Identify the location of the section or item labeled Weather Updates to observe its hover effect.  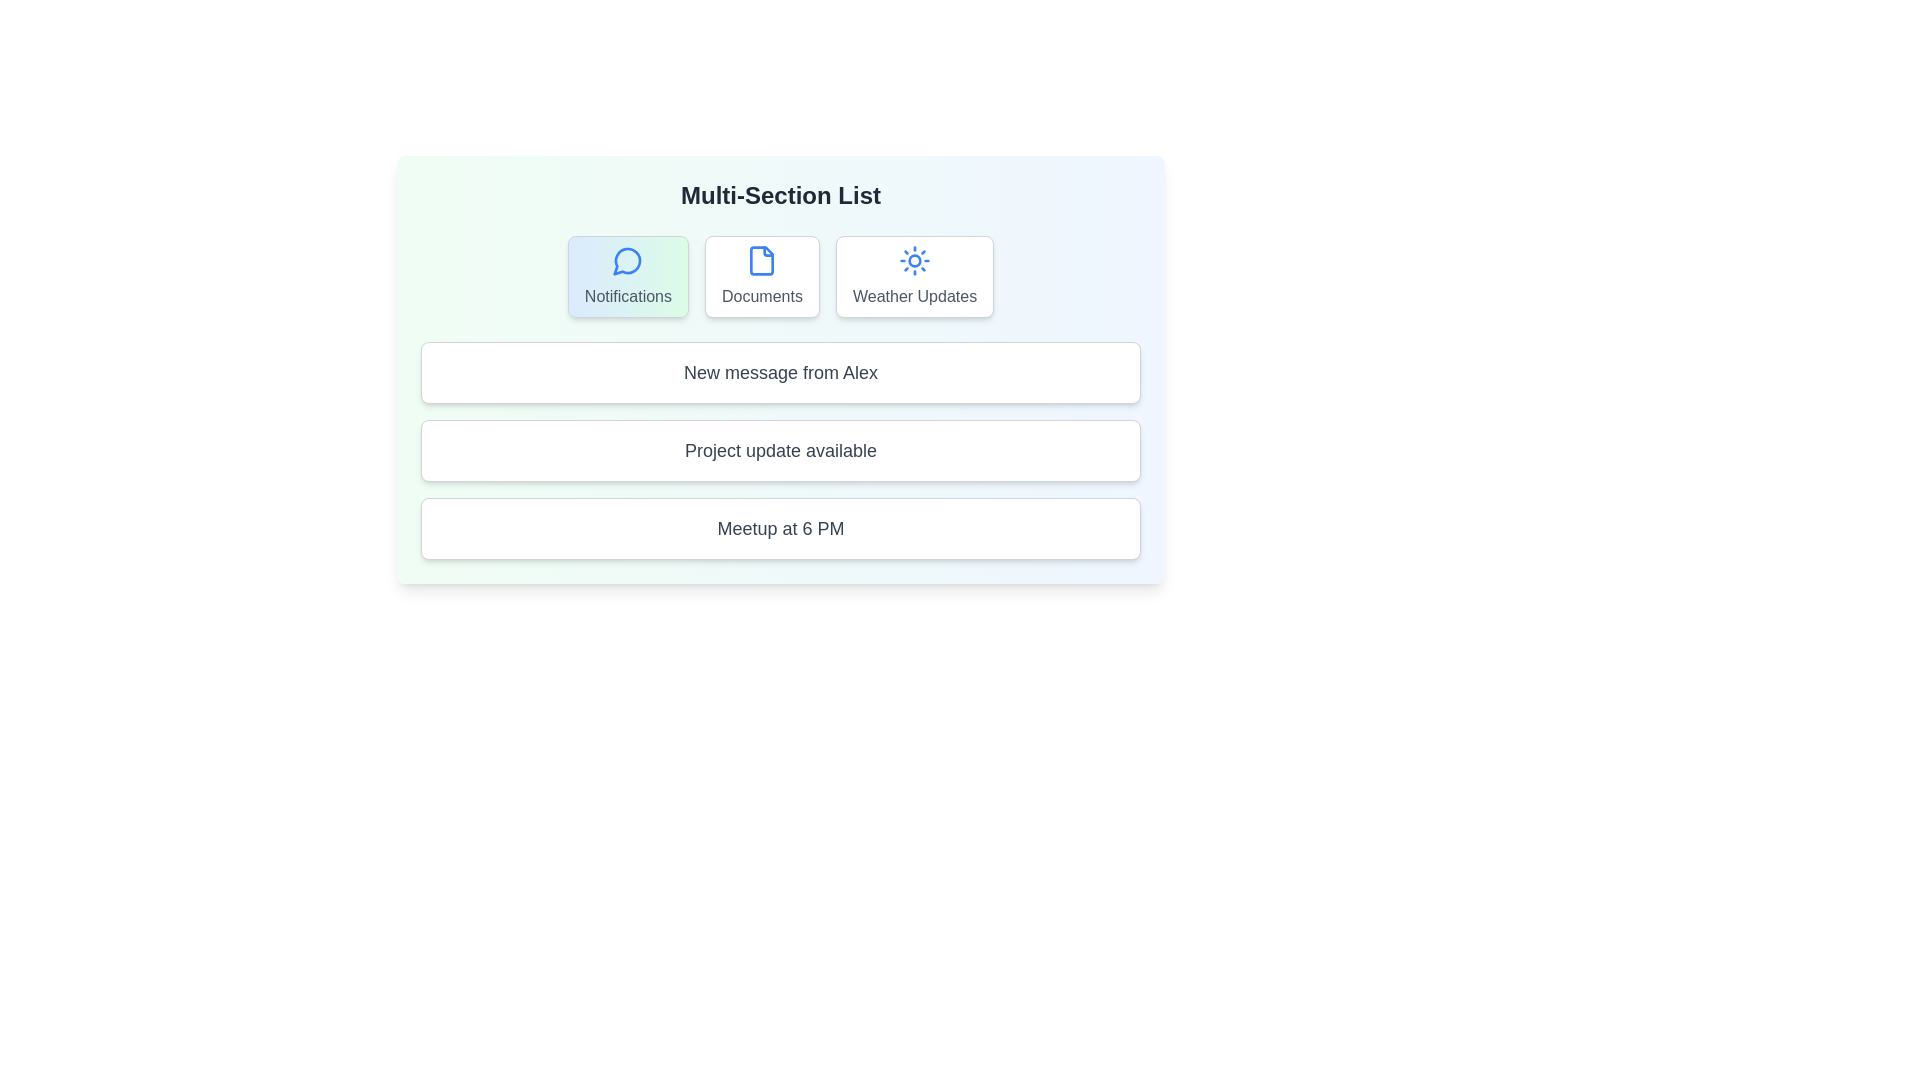
(914, 277).